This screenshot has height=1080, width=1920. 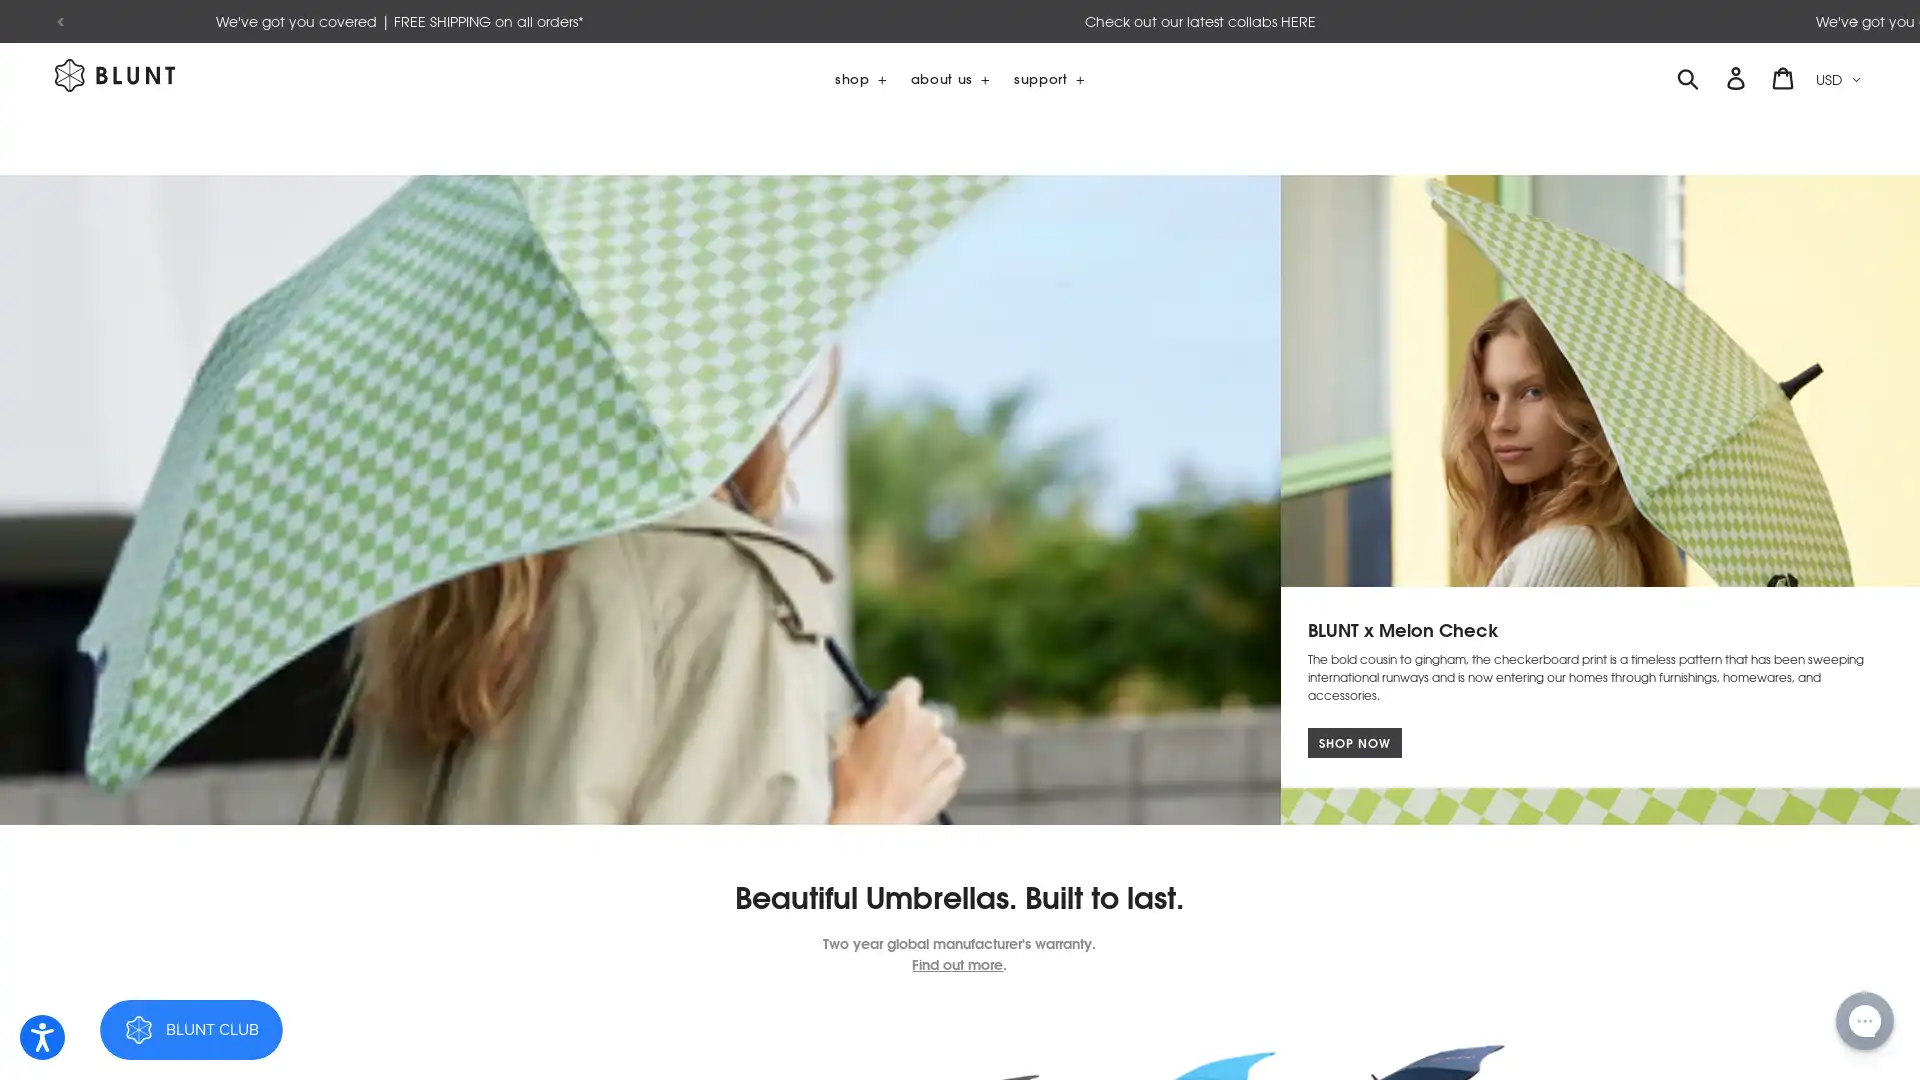 I want to click on support, so click(x=1048, y=77).